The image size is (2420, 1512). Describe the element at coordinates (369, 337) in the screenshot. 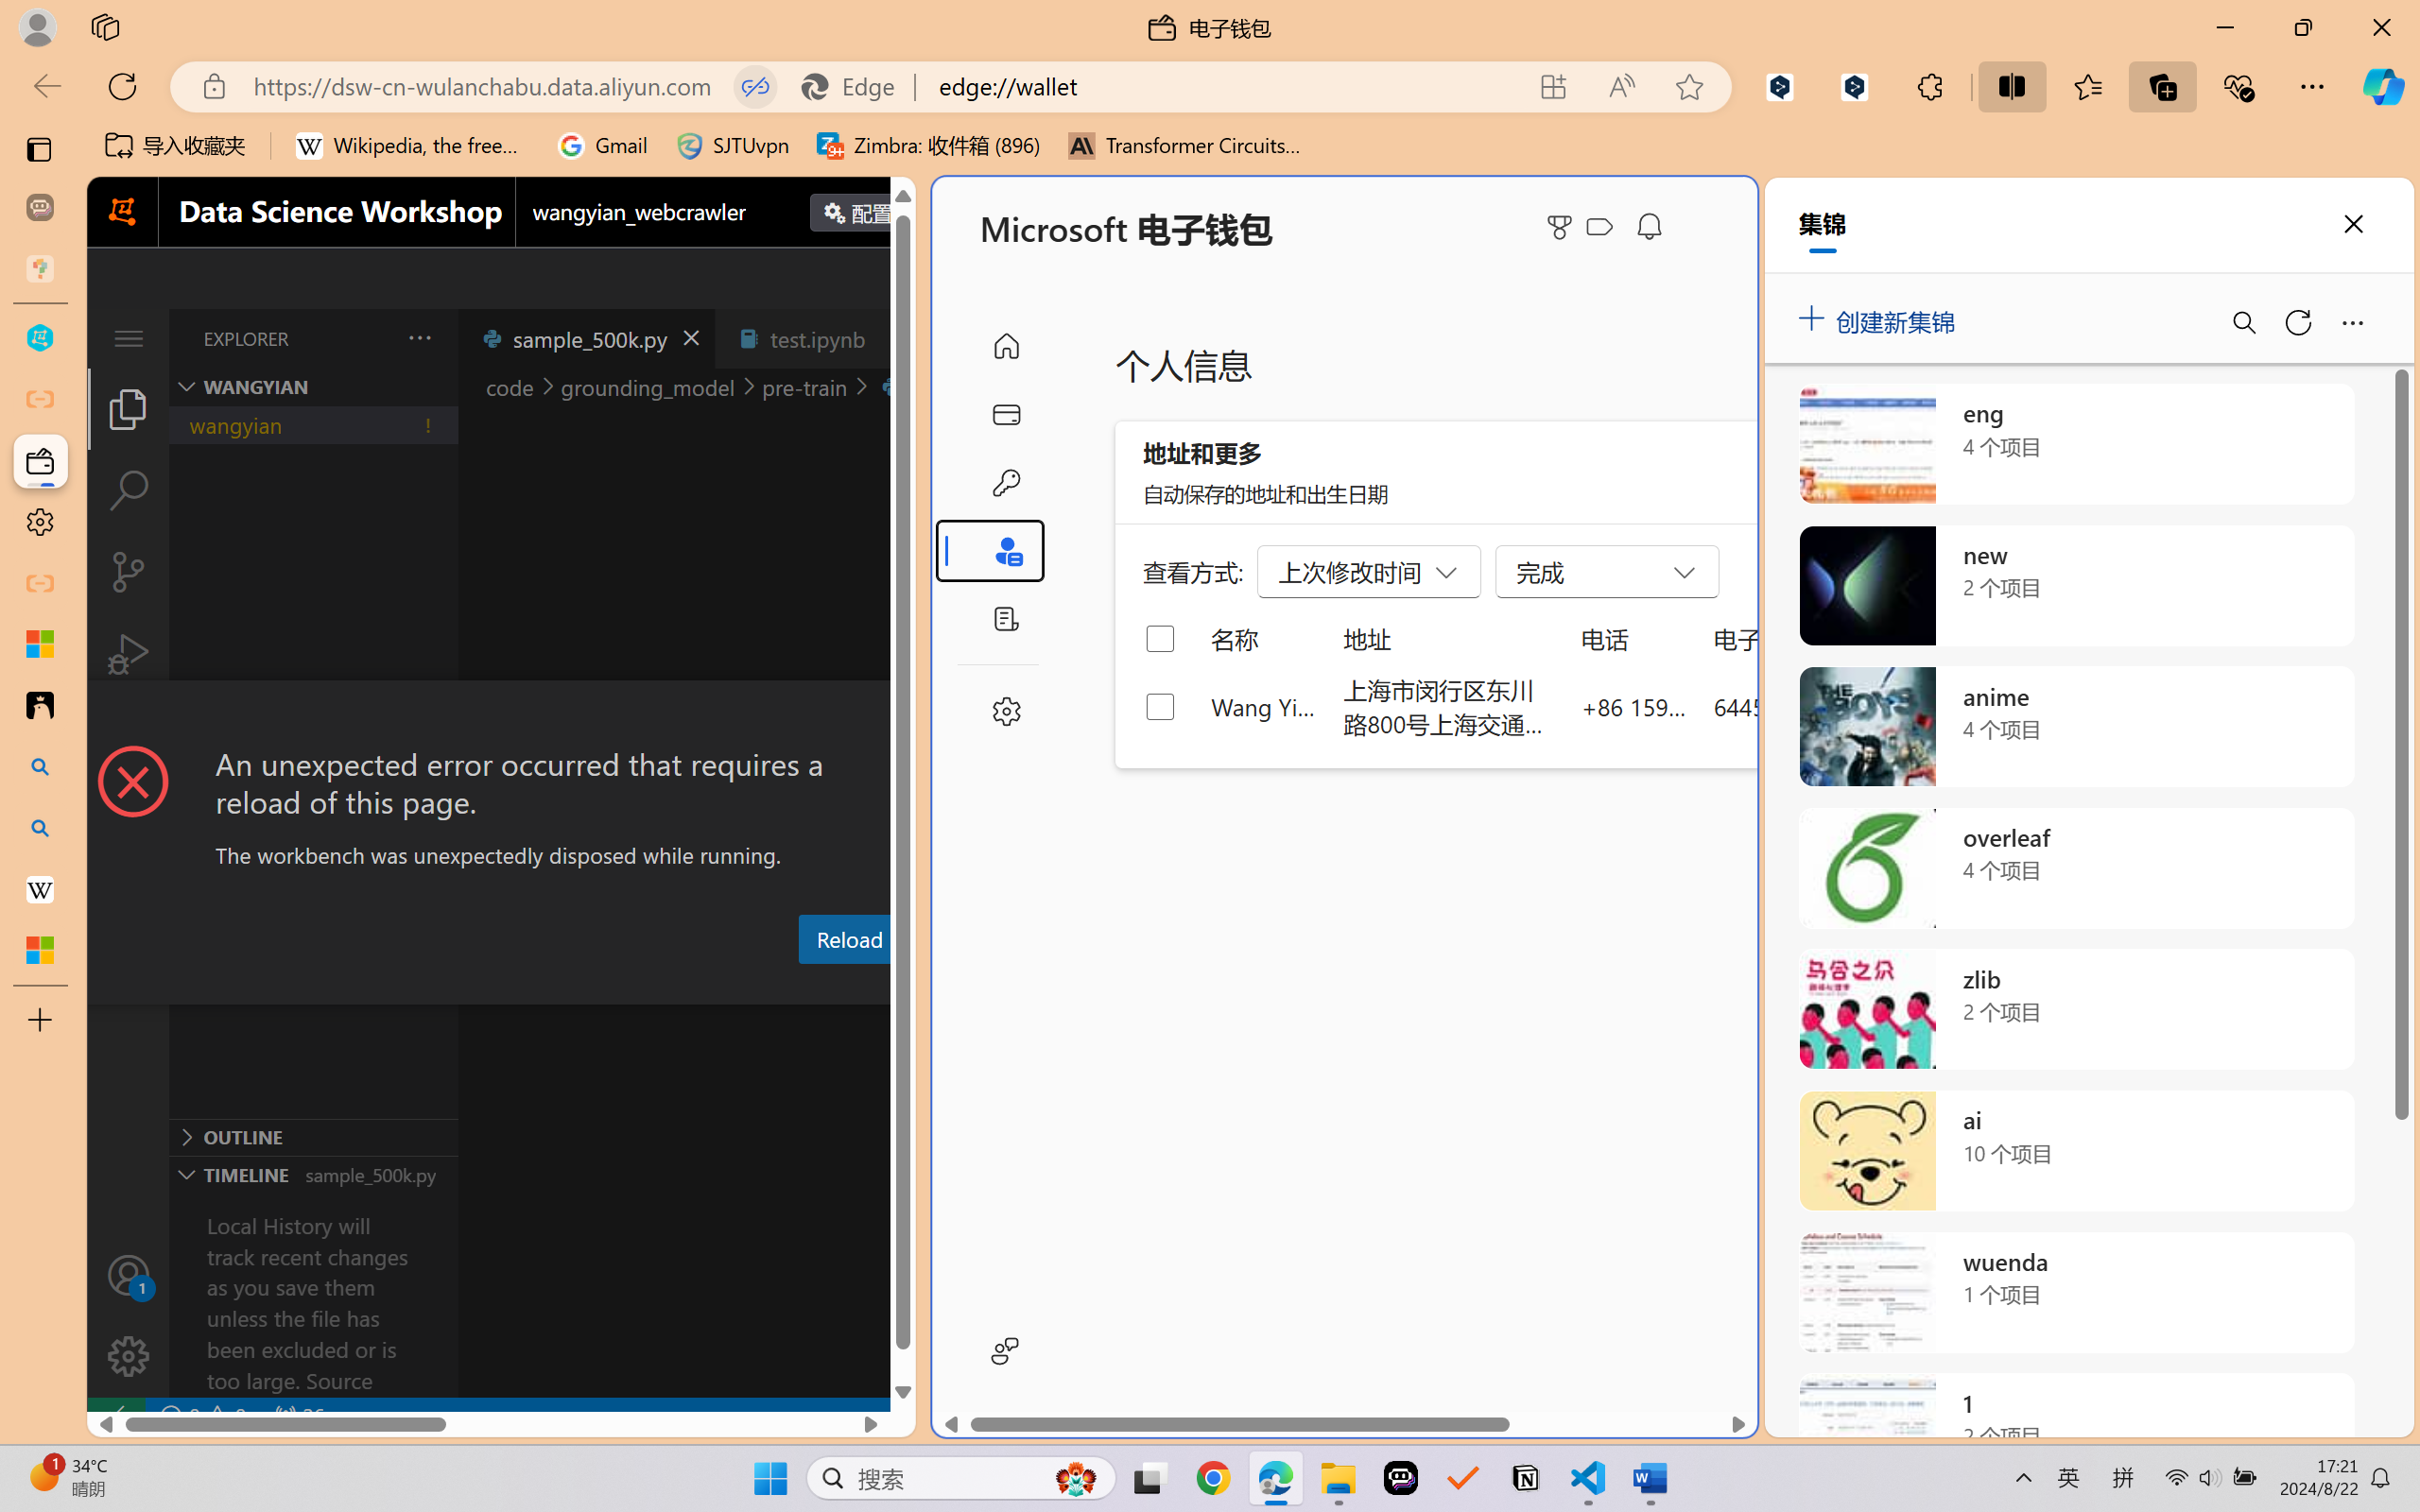

I see `'Explorer actions'` at that location.